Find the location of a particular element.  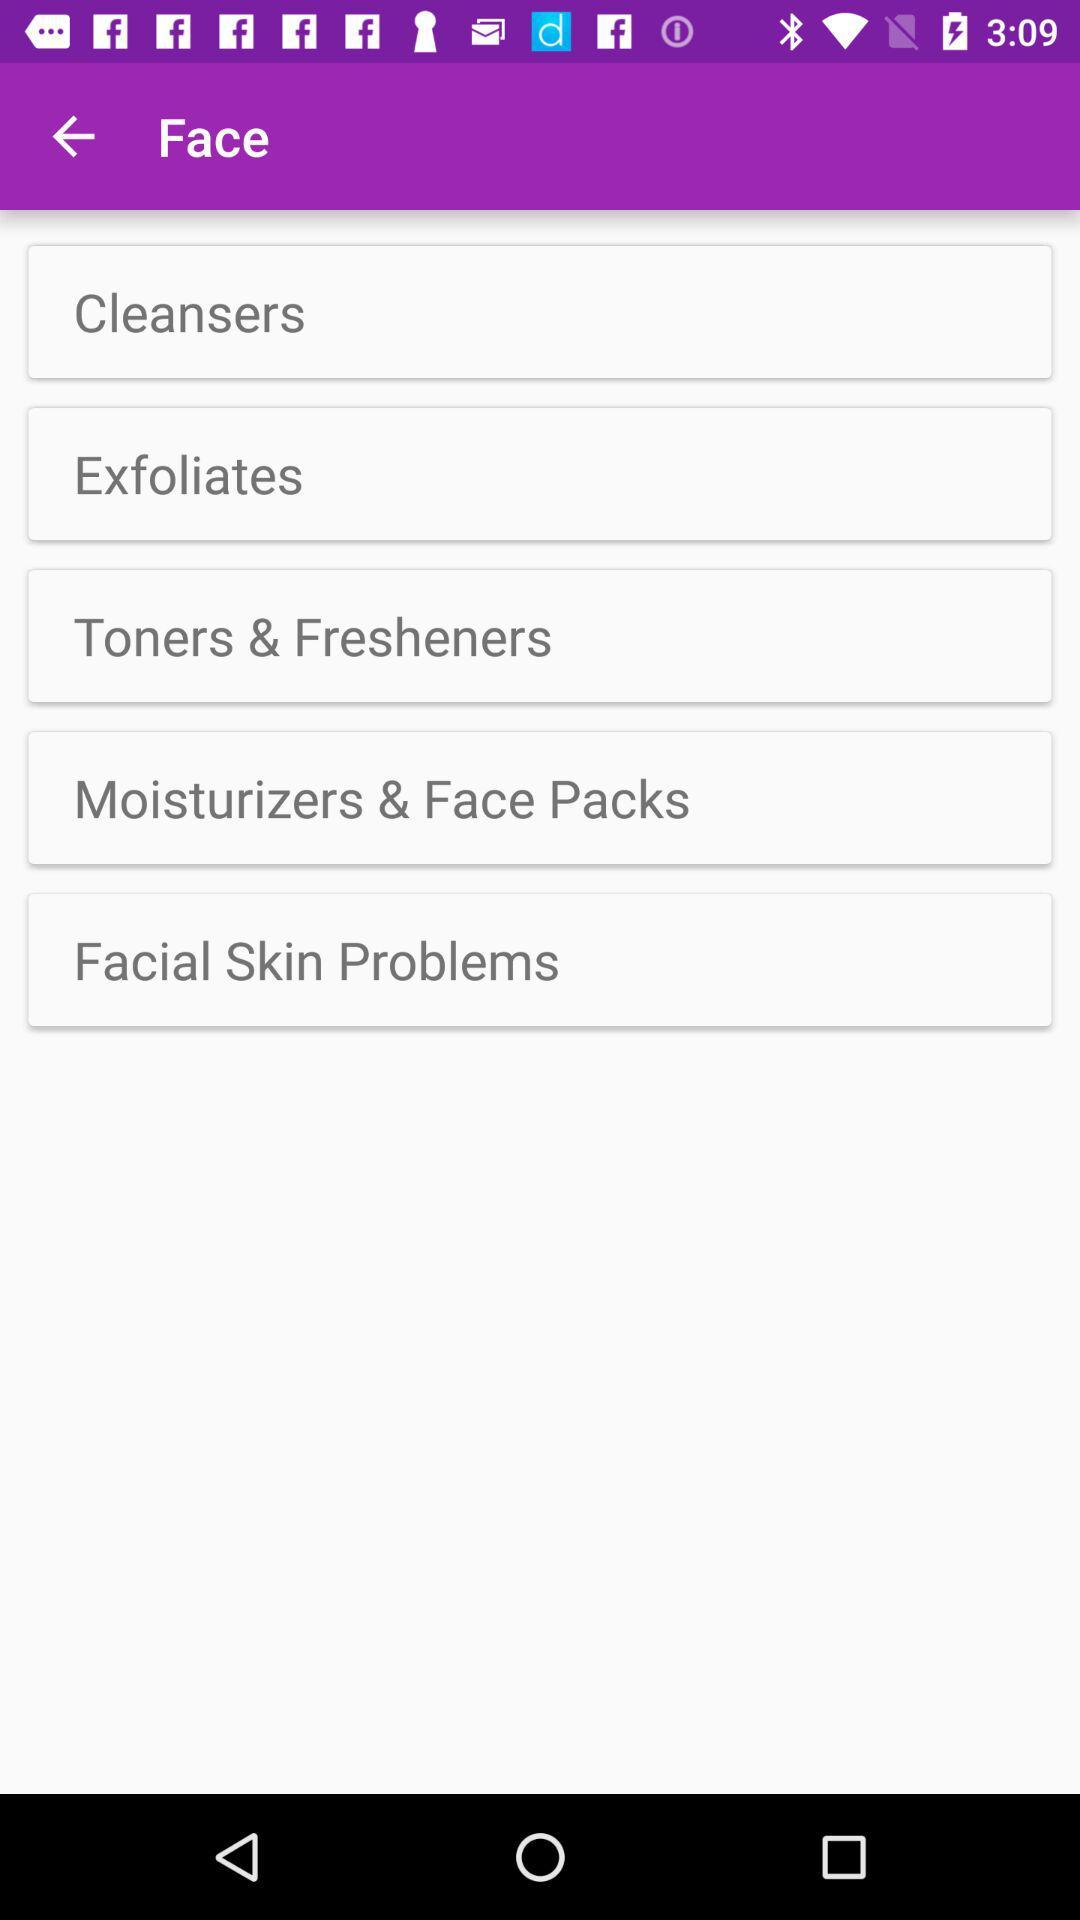

icon below the cleansers is located at coordinates (540, 473).